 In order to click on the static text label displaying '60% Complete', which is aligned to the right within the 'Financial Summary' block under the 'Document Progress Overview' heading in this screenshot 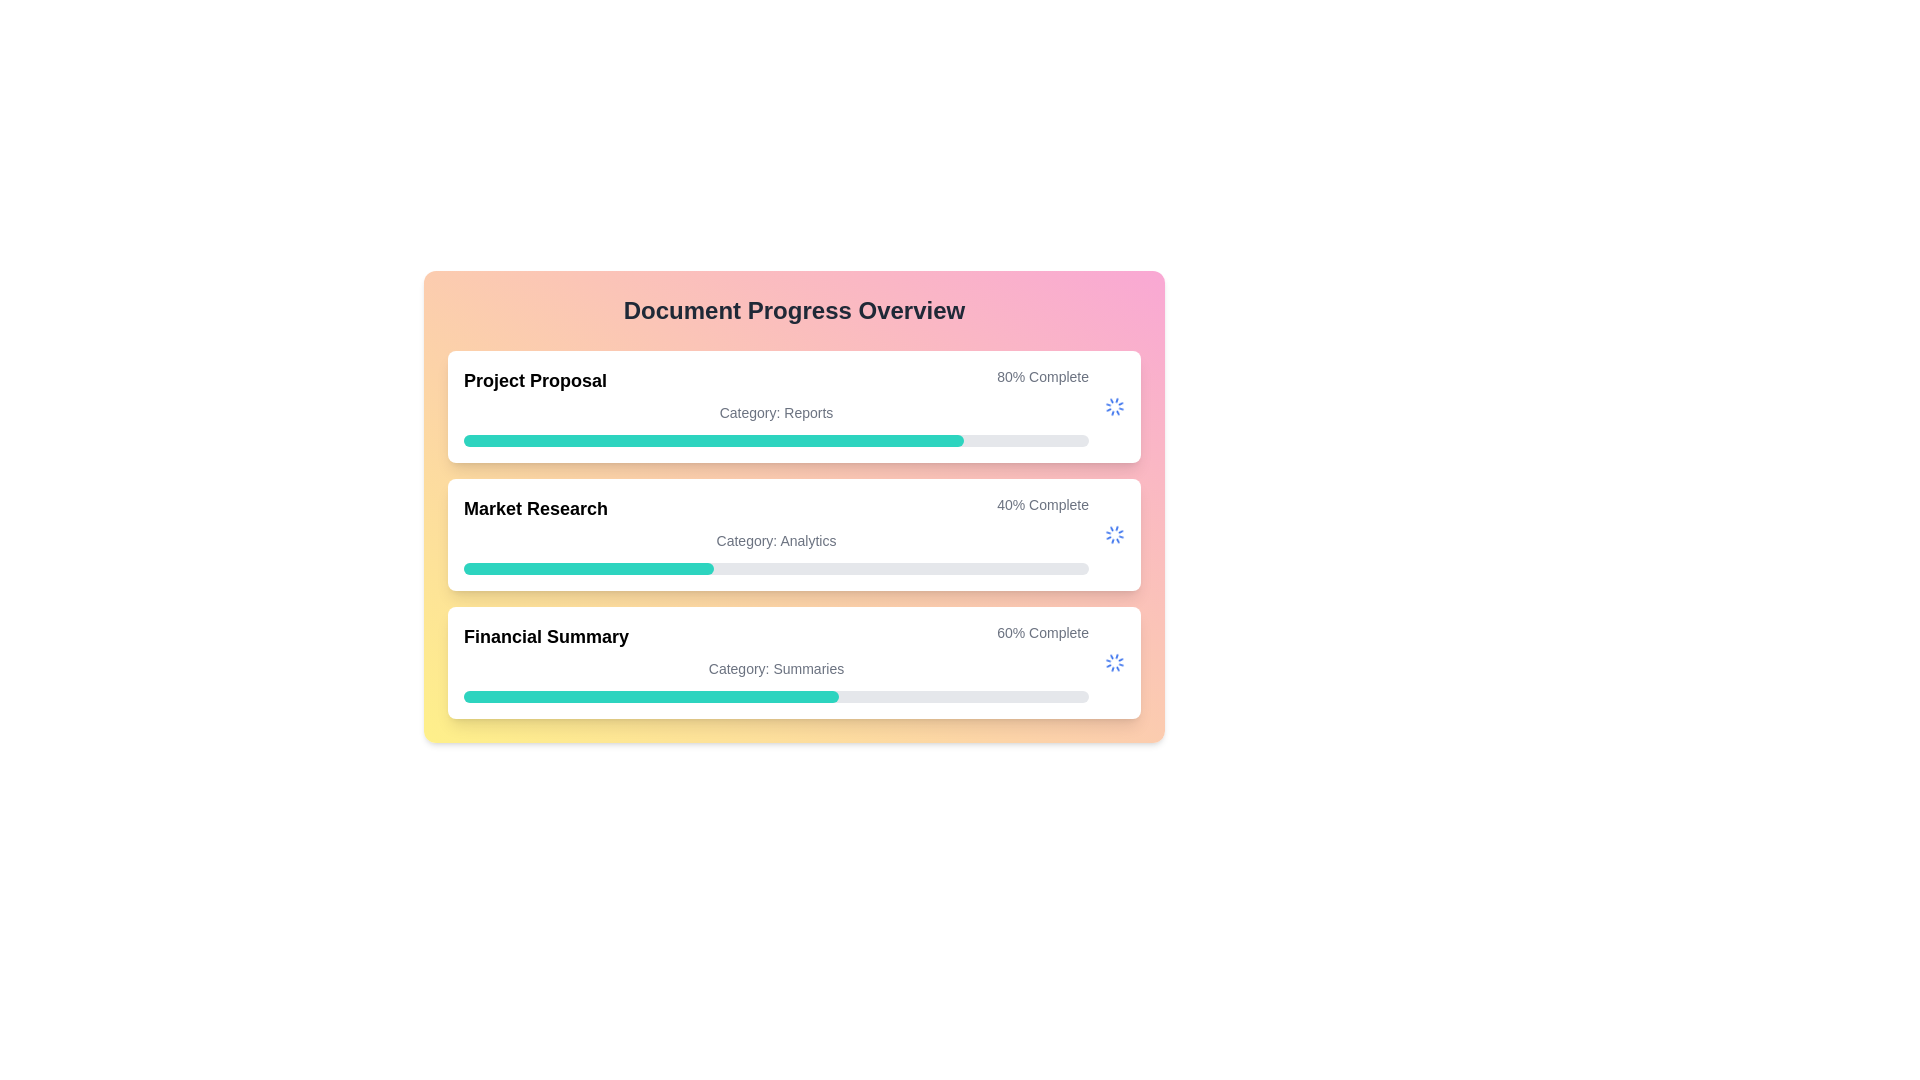, I will do `click(1042, 636)`.